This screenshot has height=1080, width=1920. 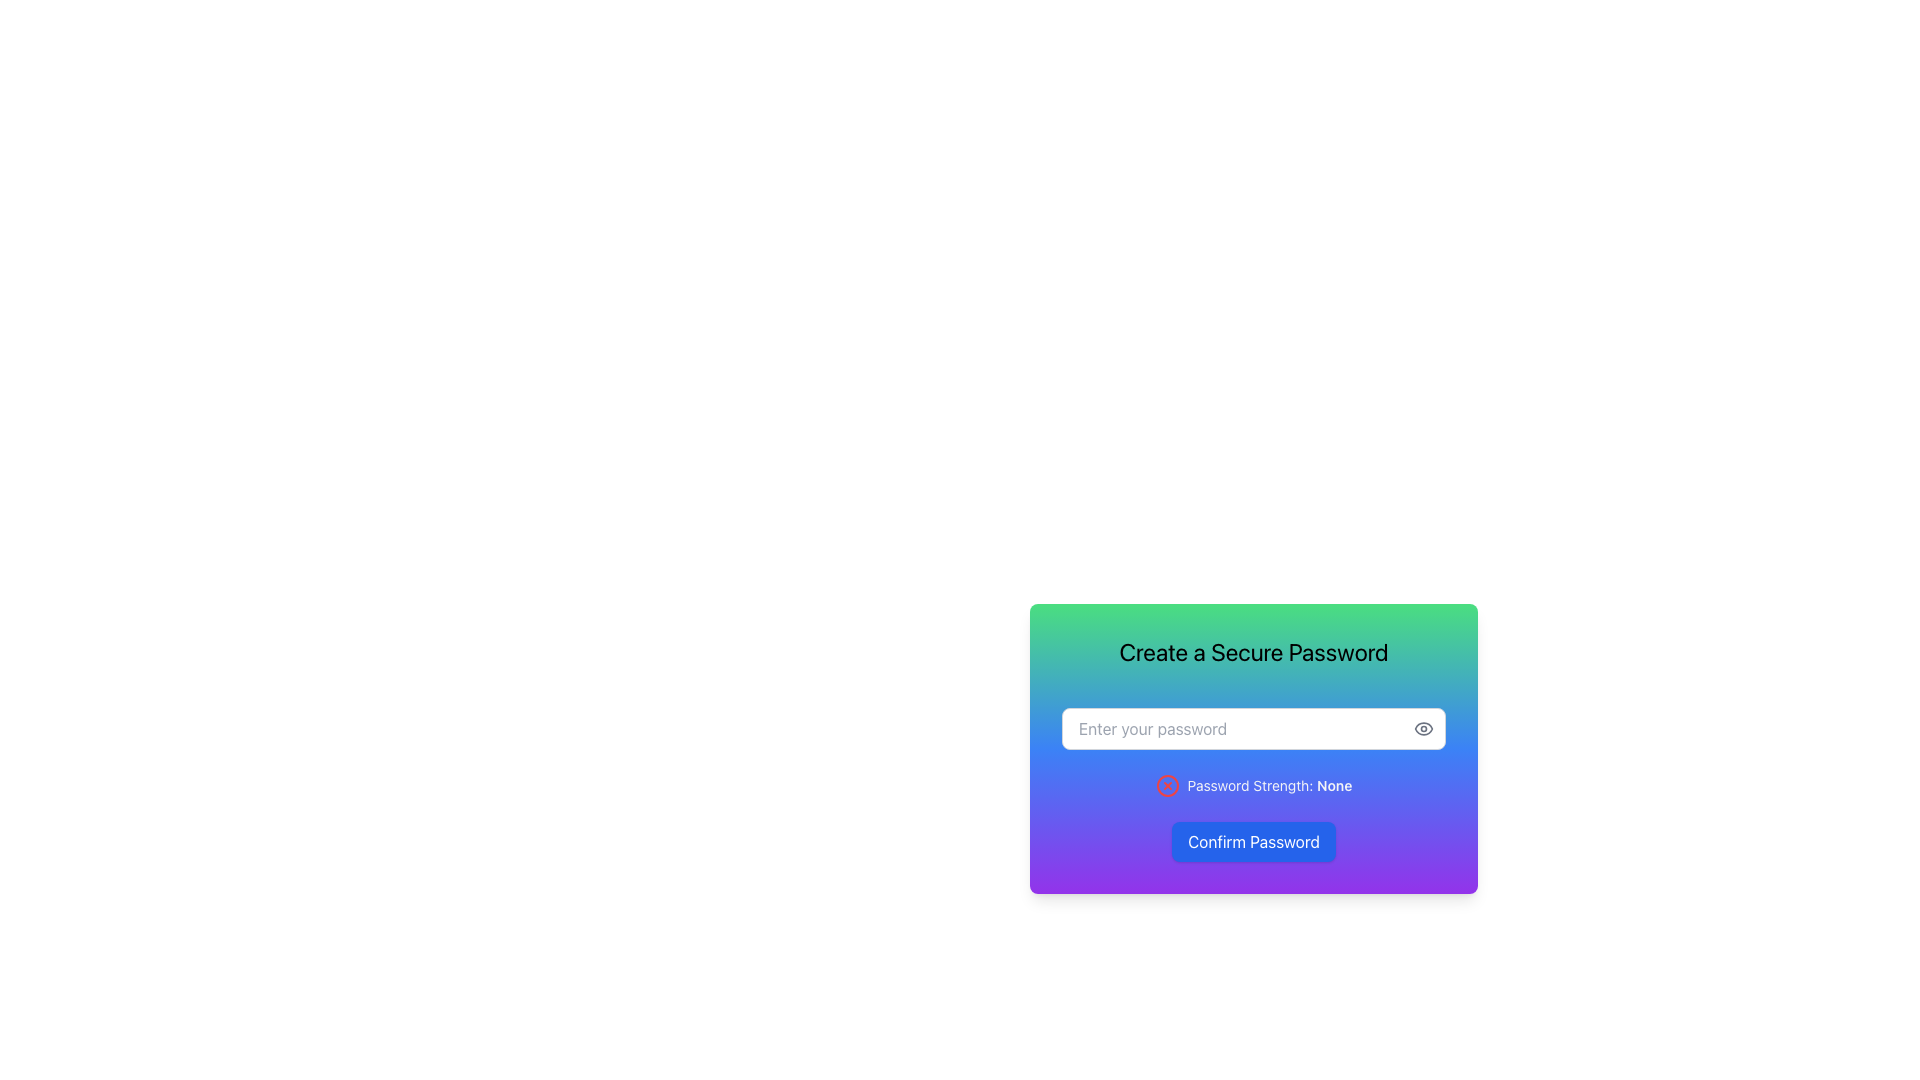 What do you see at coordinates (1423, 729) in the screenshot?
I see `the circular eye icon button` at bounding box center [1423, 729].